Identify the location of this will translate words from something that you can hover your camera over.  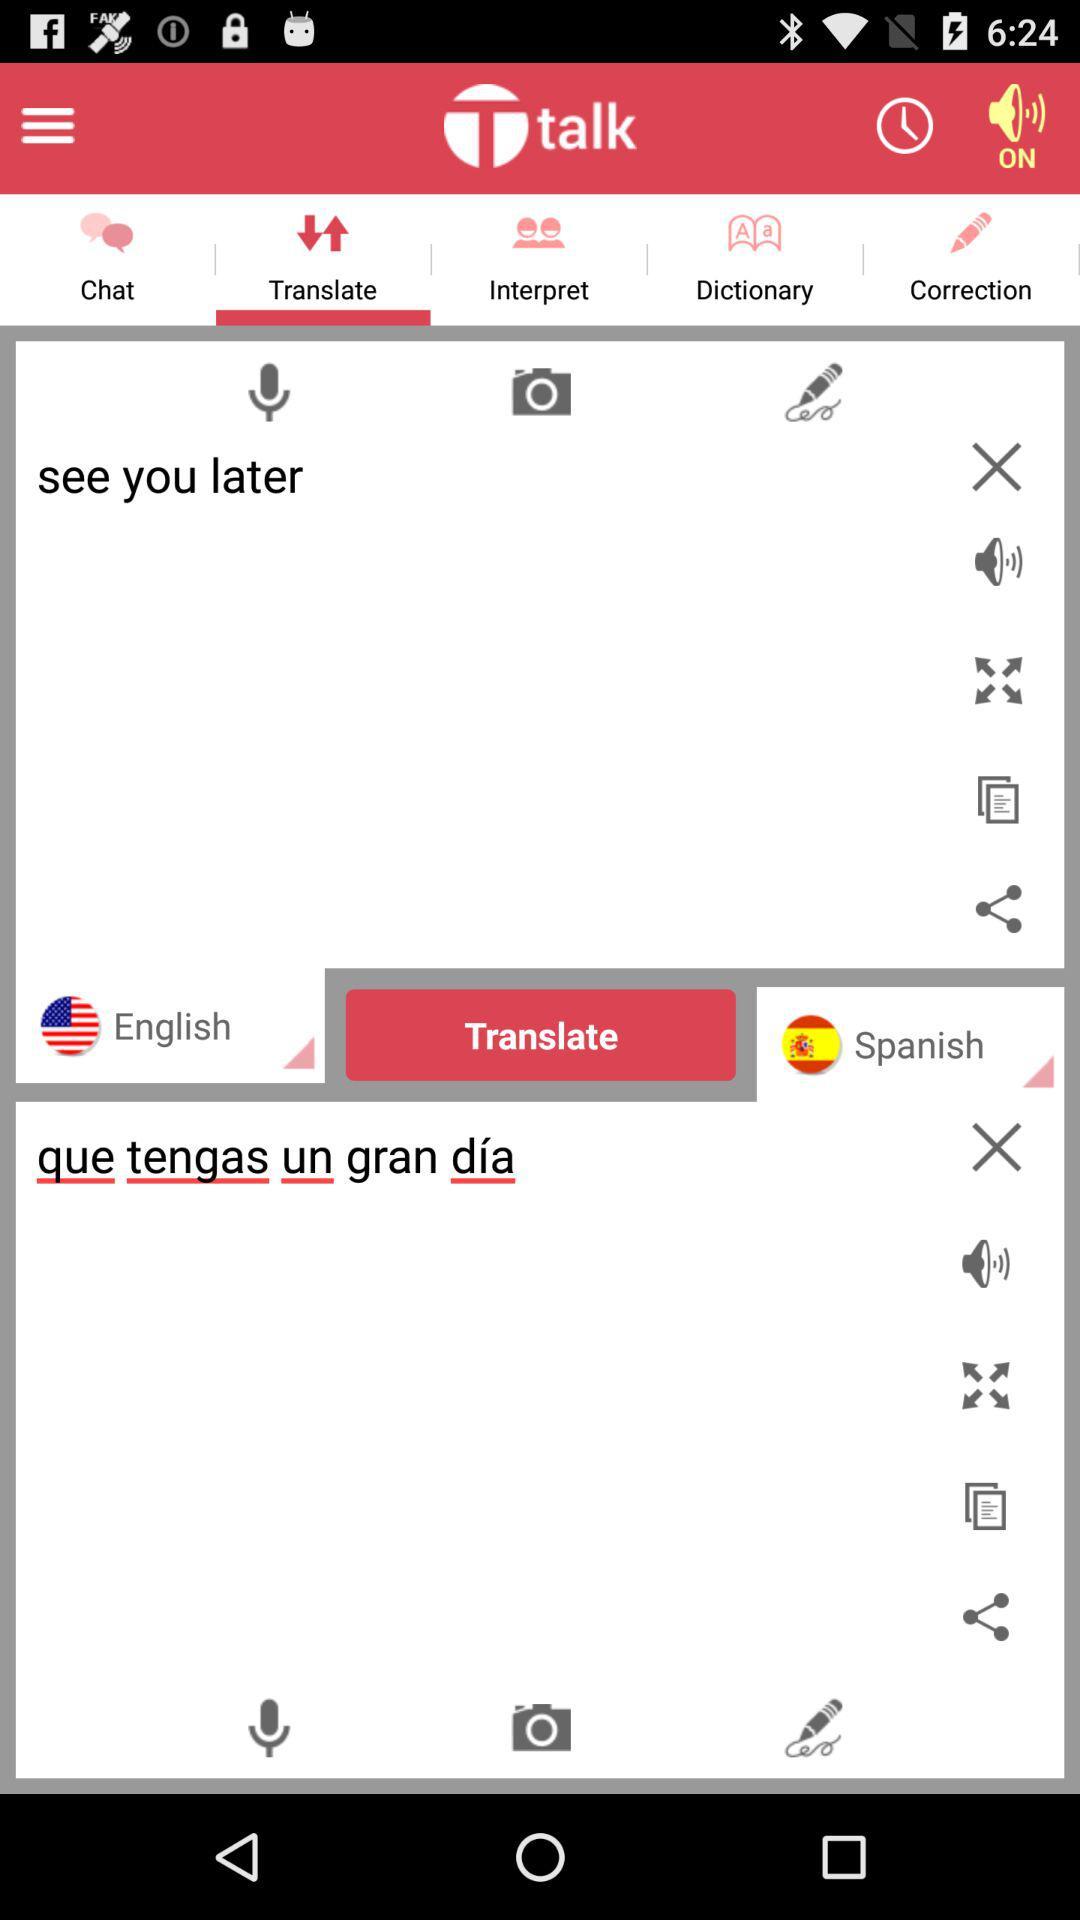
(541, 391).